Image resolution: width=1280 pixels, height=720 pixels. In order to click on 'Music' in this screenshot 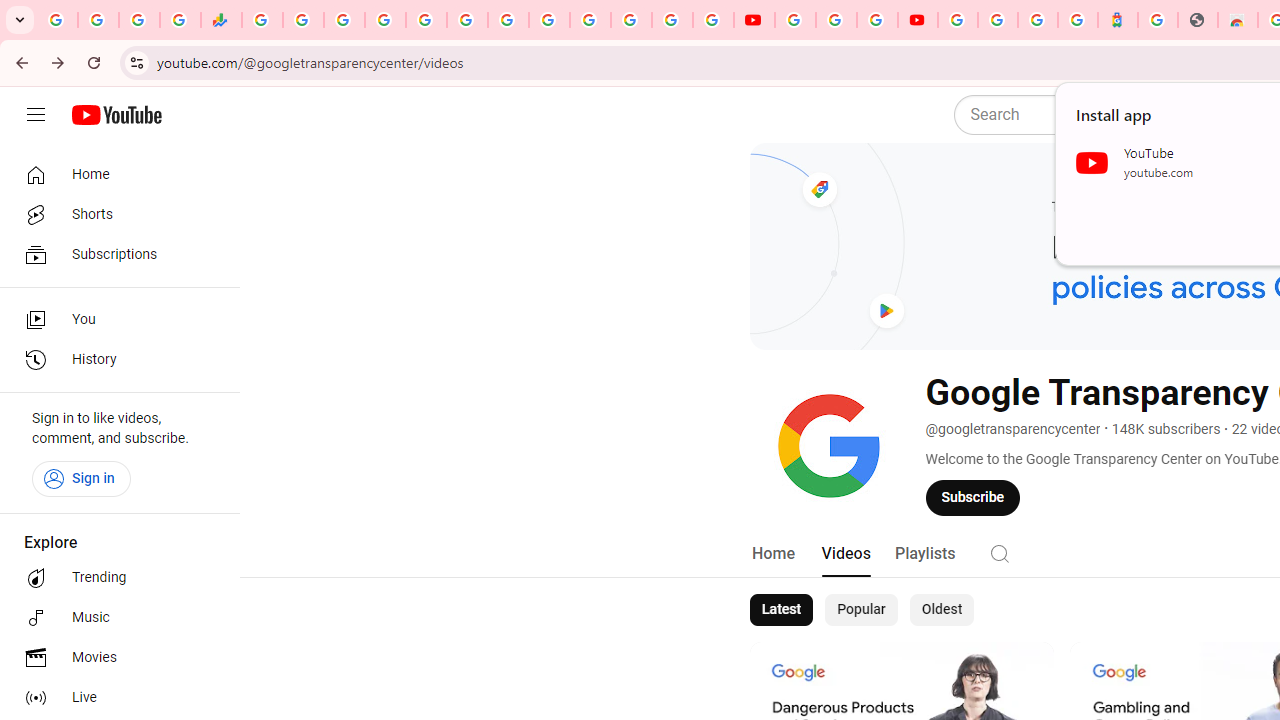, I will do `click(112, 617)`.